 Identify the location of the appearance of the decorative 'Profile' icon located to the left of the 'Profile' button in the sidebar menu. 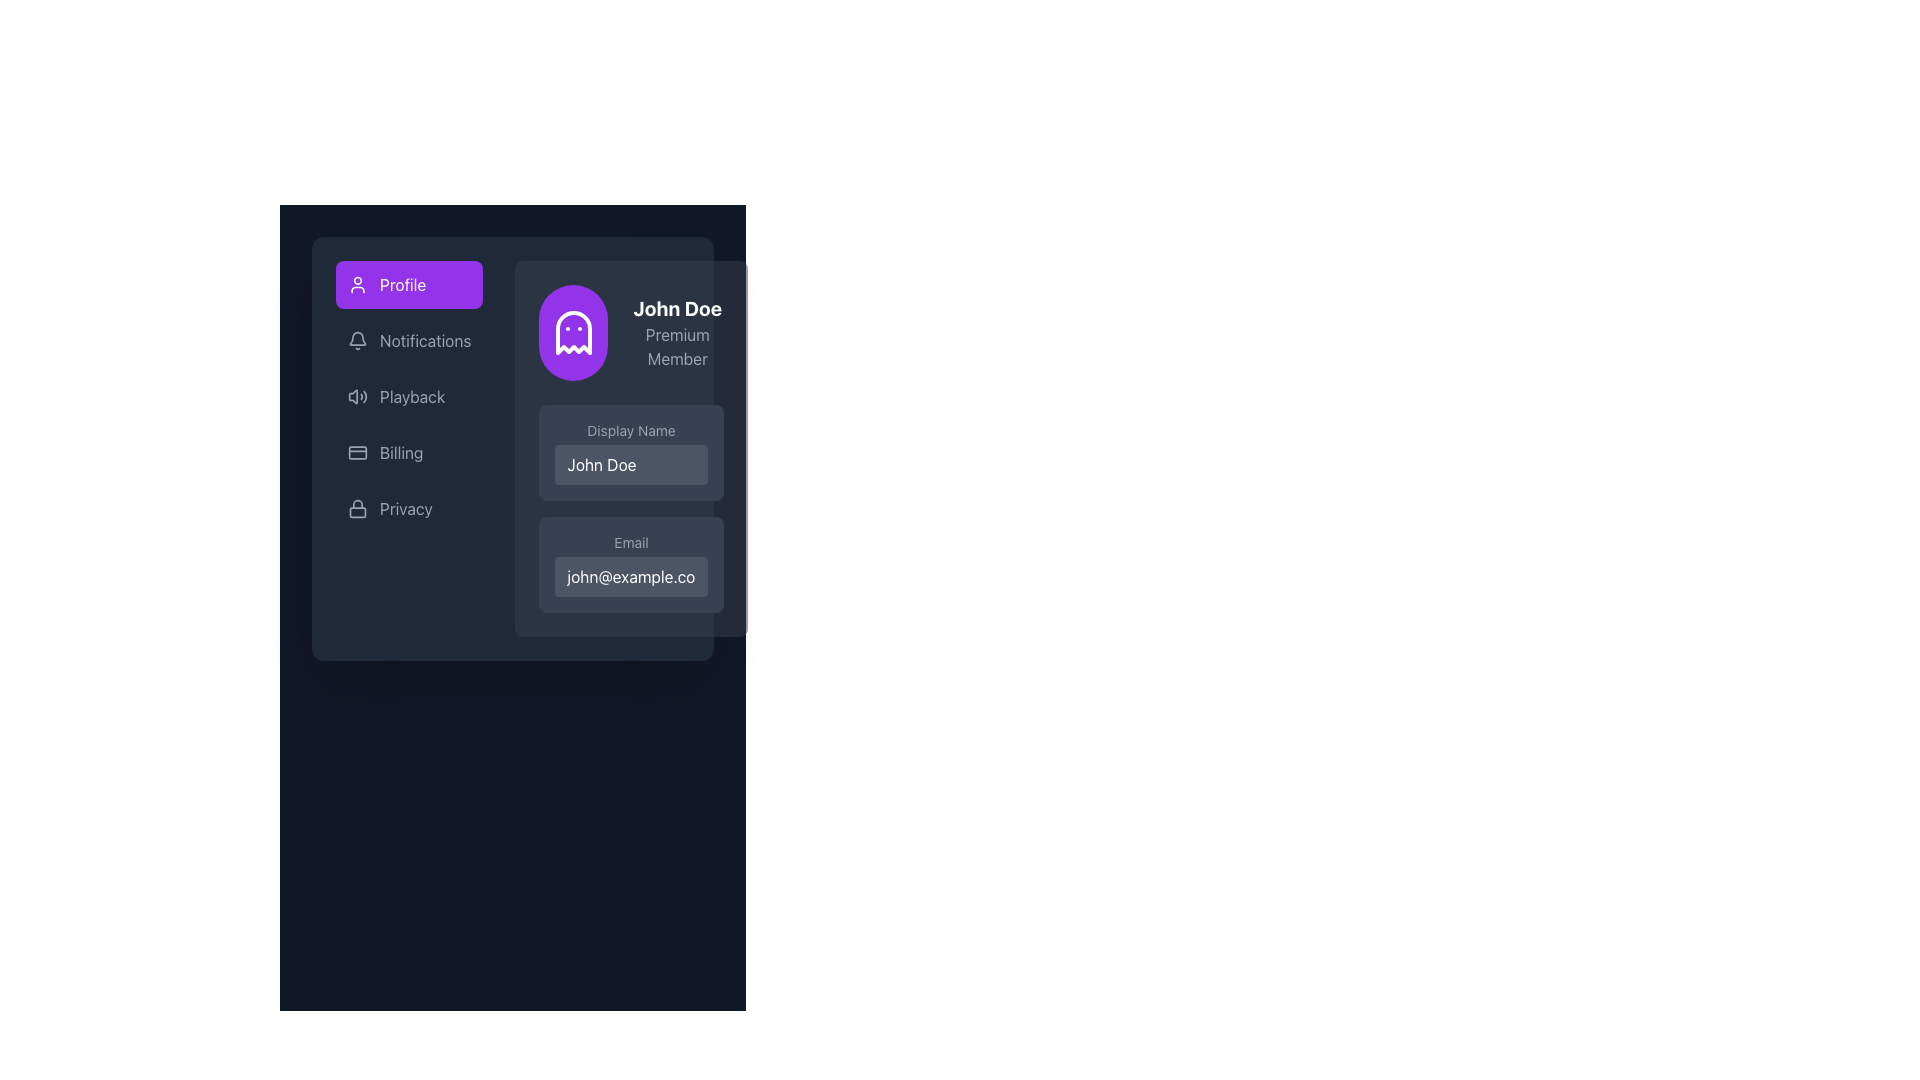
(358, 285).